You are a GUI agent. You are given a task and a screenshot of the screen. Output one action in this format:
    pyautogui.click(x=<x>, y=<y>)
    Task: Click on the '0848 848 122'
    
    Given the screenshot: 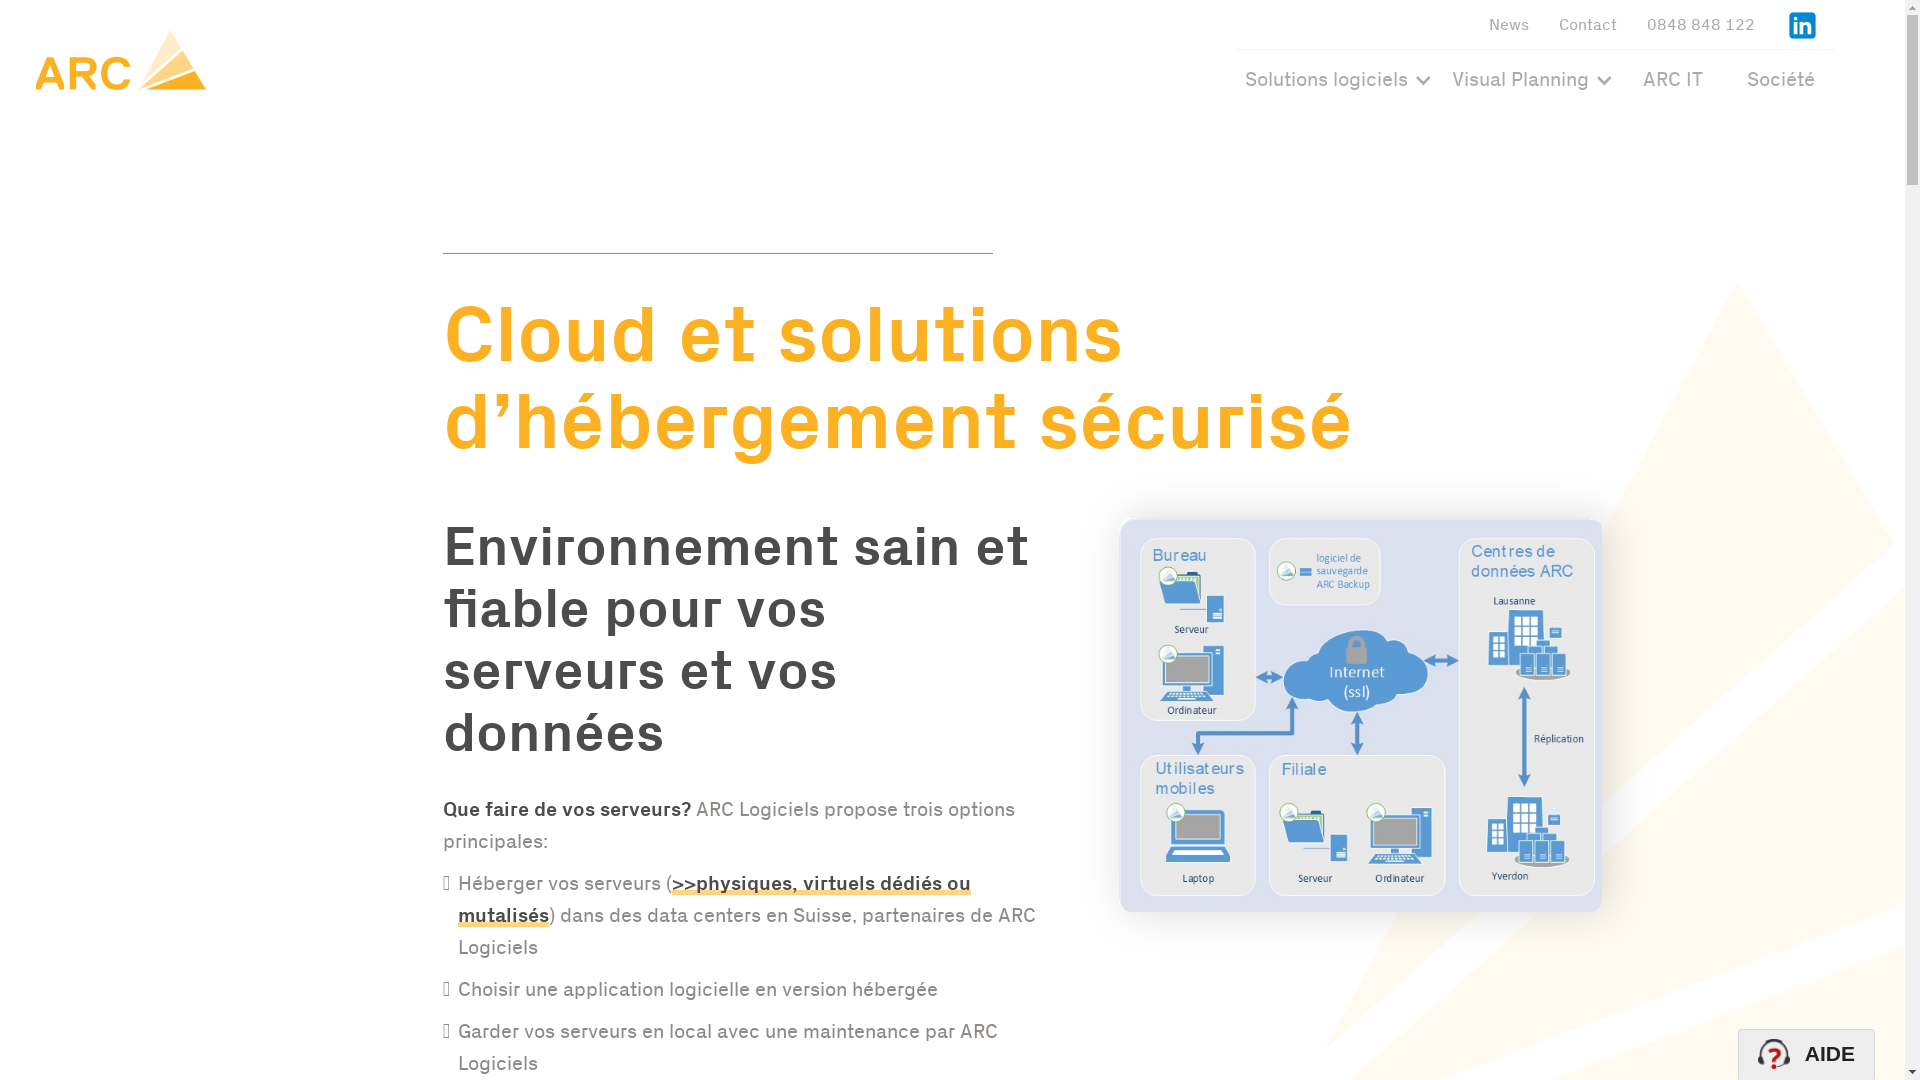 What is the action you would take?
    pyautogui.click(x=1699, y=24)
    